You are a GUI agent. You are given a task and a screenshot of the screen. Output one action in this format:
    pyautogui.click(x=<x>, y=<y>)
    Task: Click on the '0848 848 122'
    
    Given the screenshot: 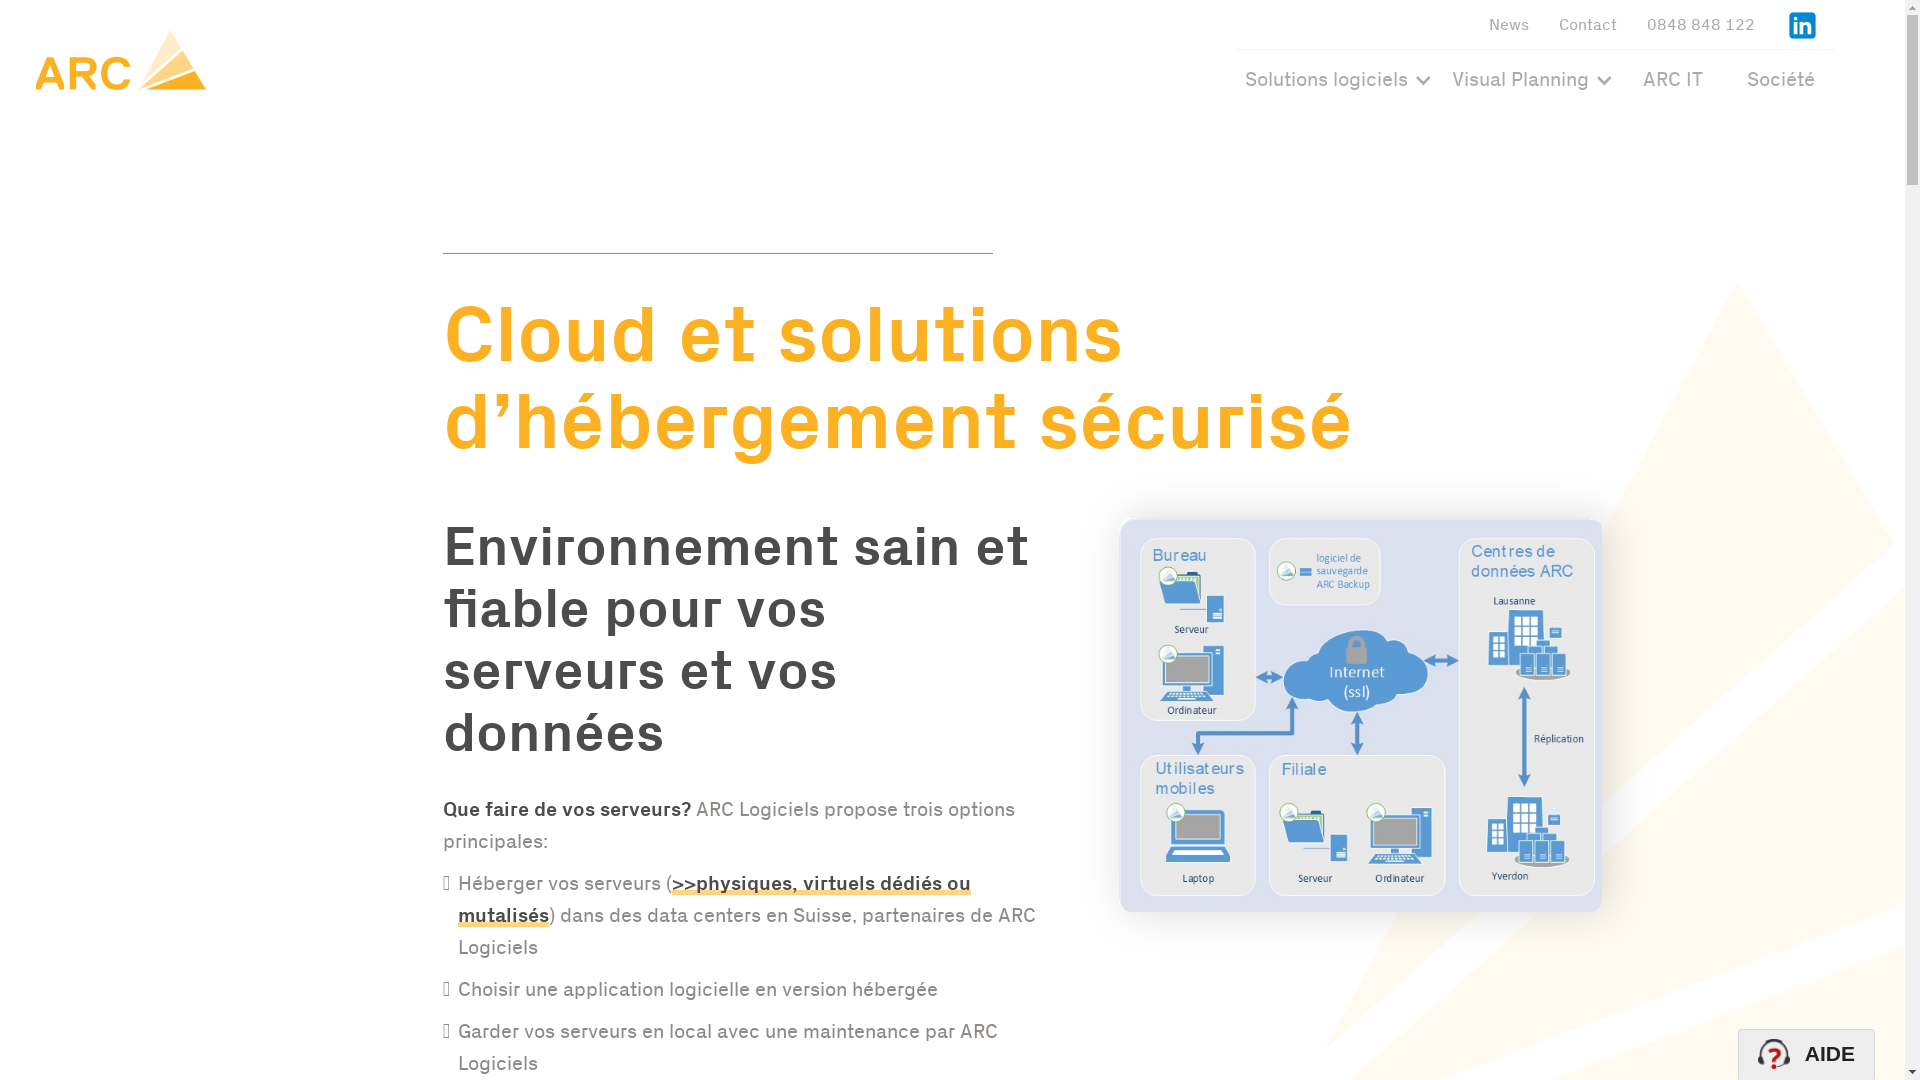 What is the action you would take?
    pyautogui.click(x=1699, y=24)
    